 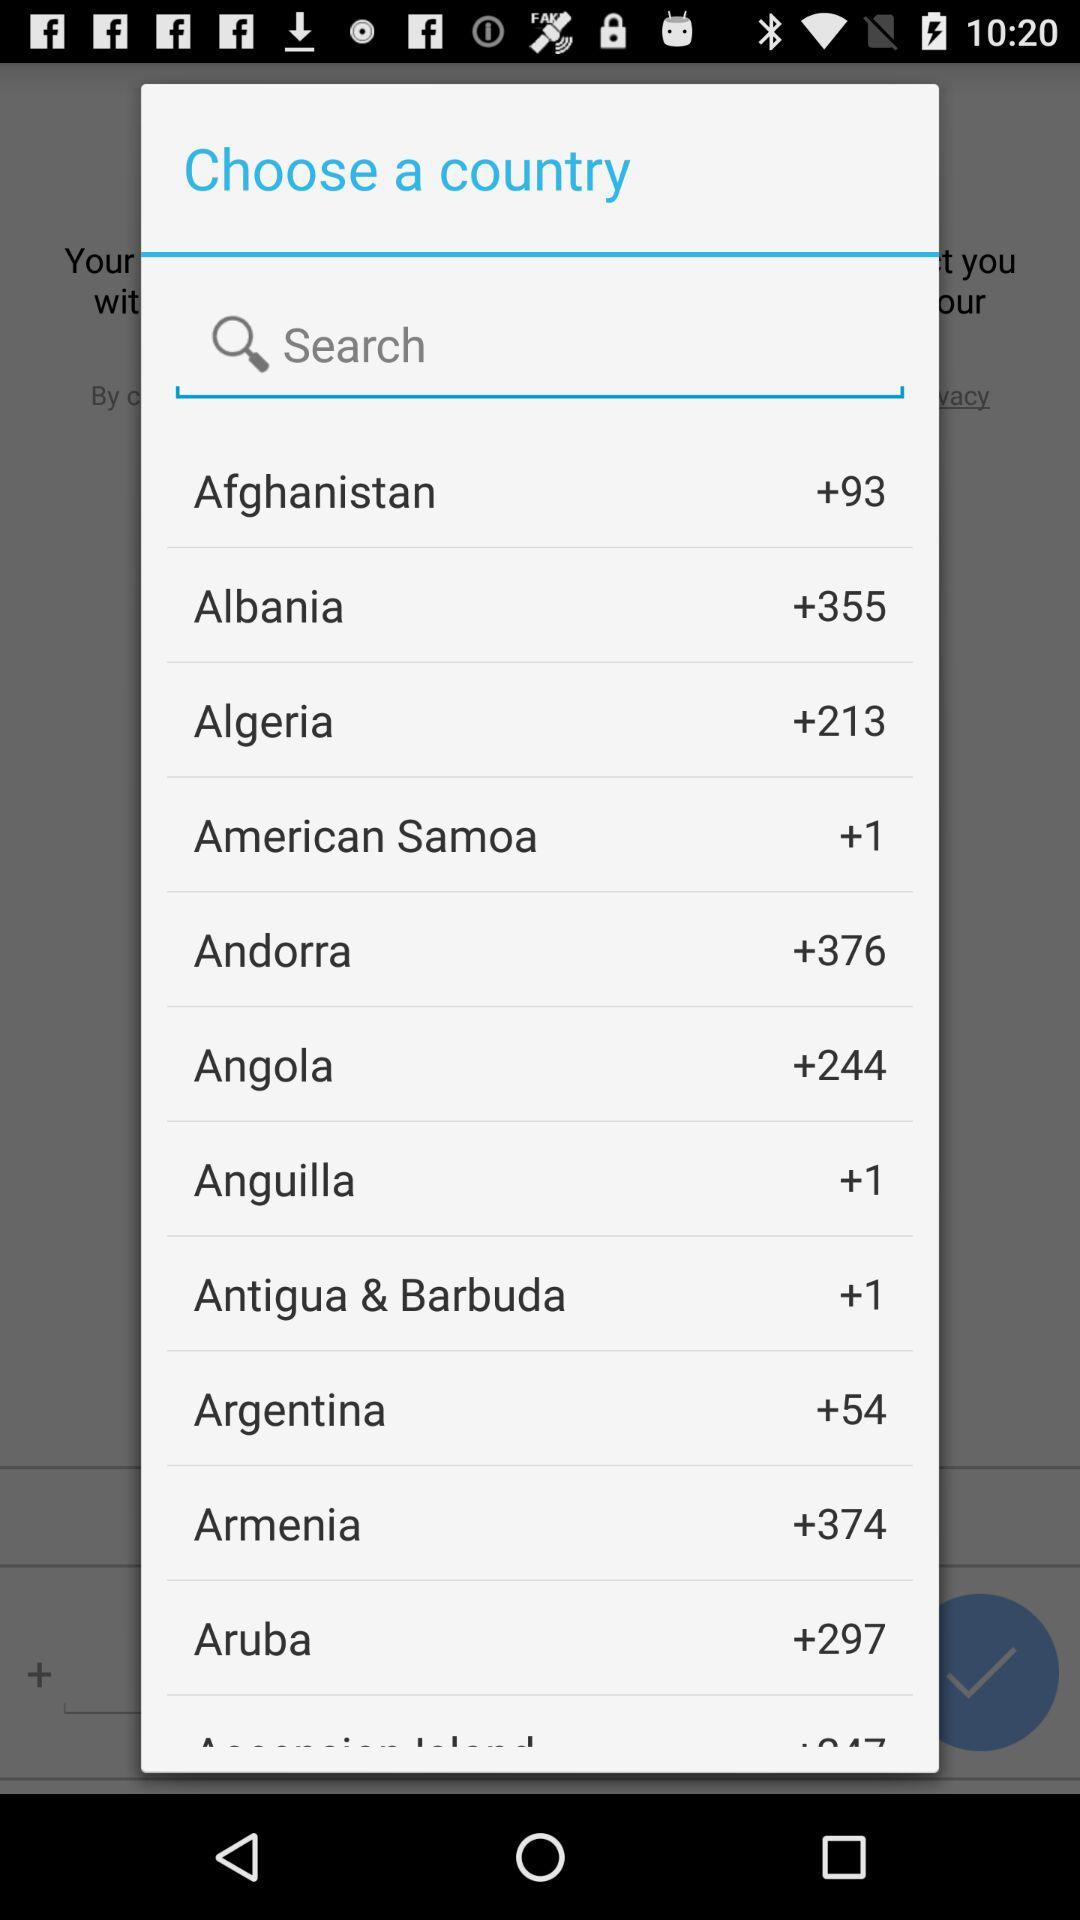 I want to click on app to the left of +1 app, so click(x=274, y=1178).